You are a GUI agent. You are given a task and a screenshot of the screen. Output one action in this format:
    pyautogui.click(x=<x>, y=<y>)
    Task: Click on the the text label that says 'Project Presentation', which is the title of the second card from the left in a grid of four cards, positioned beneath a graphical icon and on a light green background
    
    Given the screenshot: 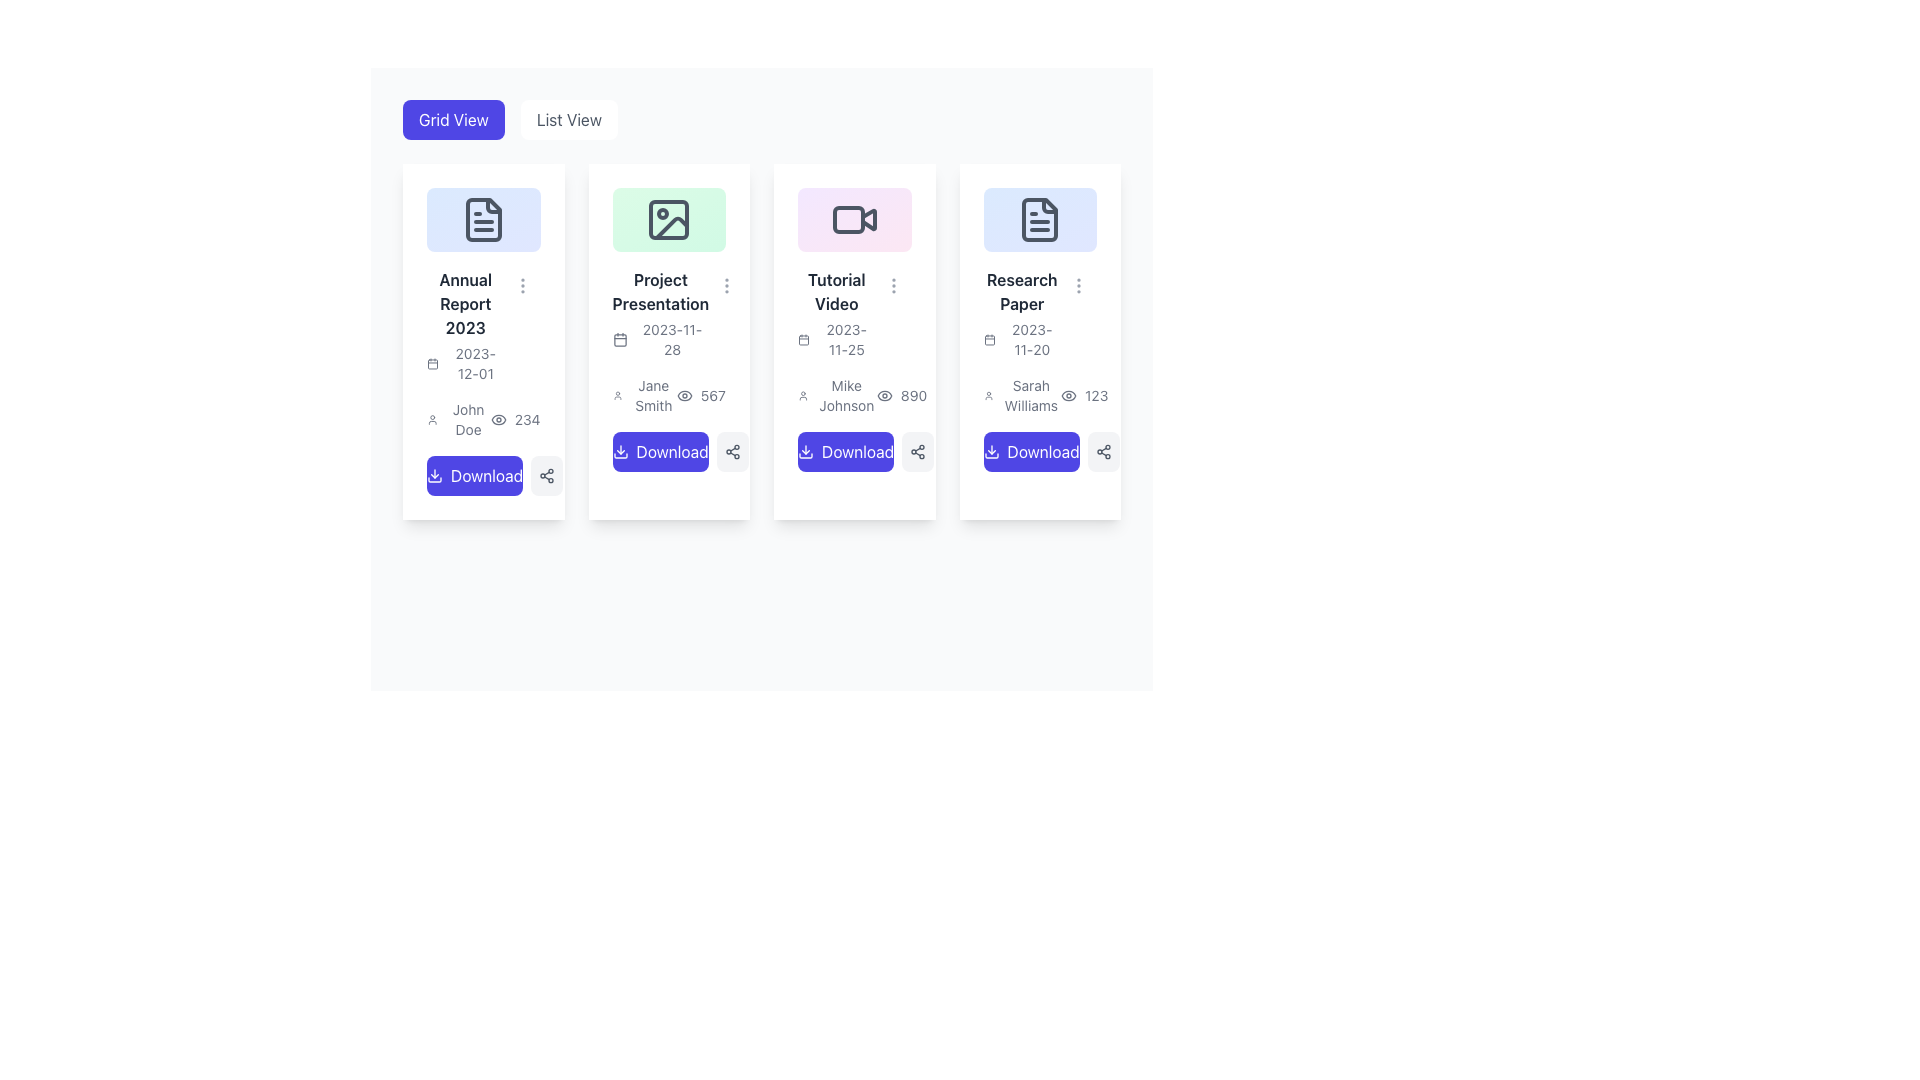 What is the action you would take?
    pyautogui.click(x=660, y=291)
    